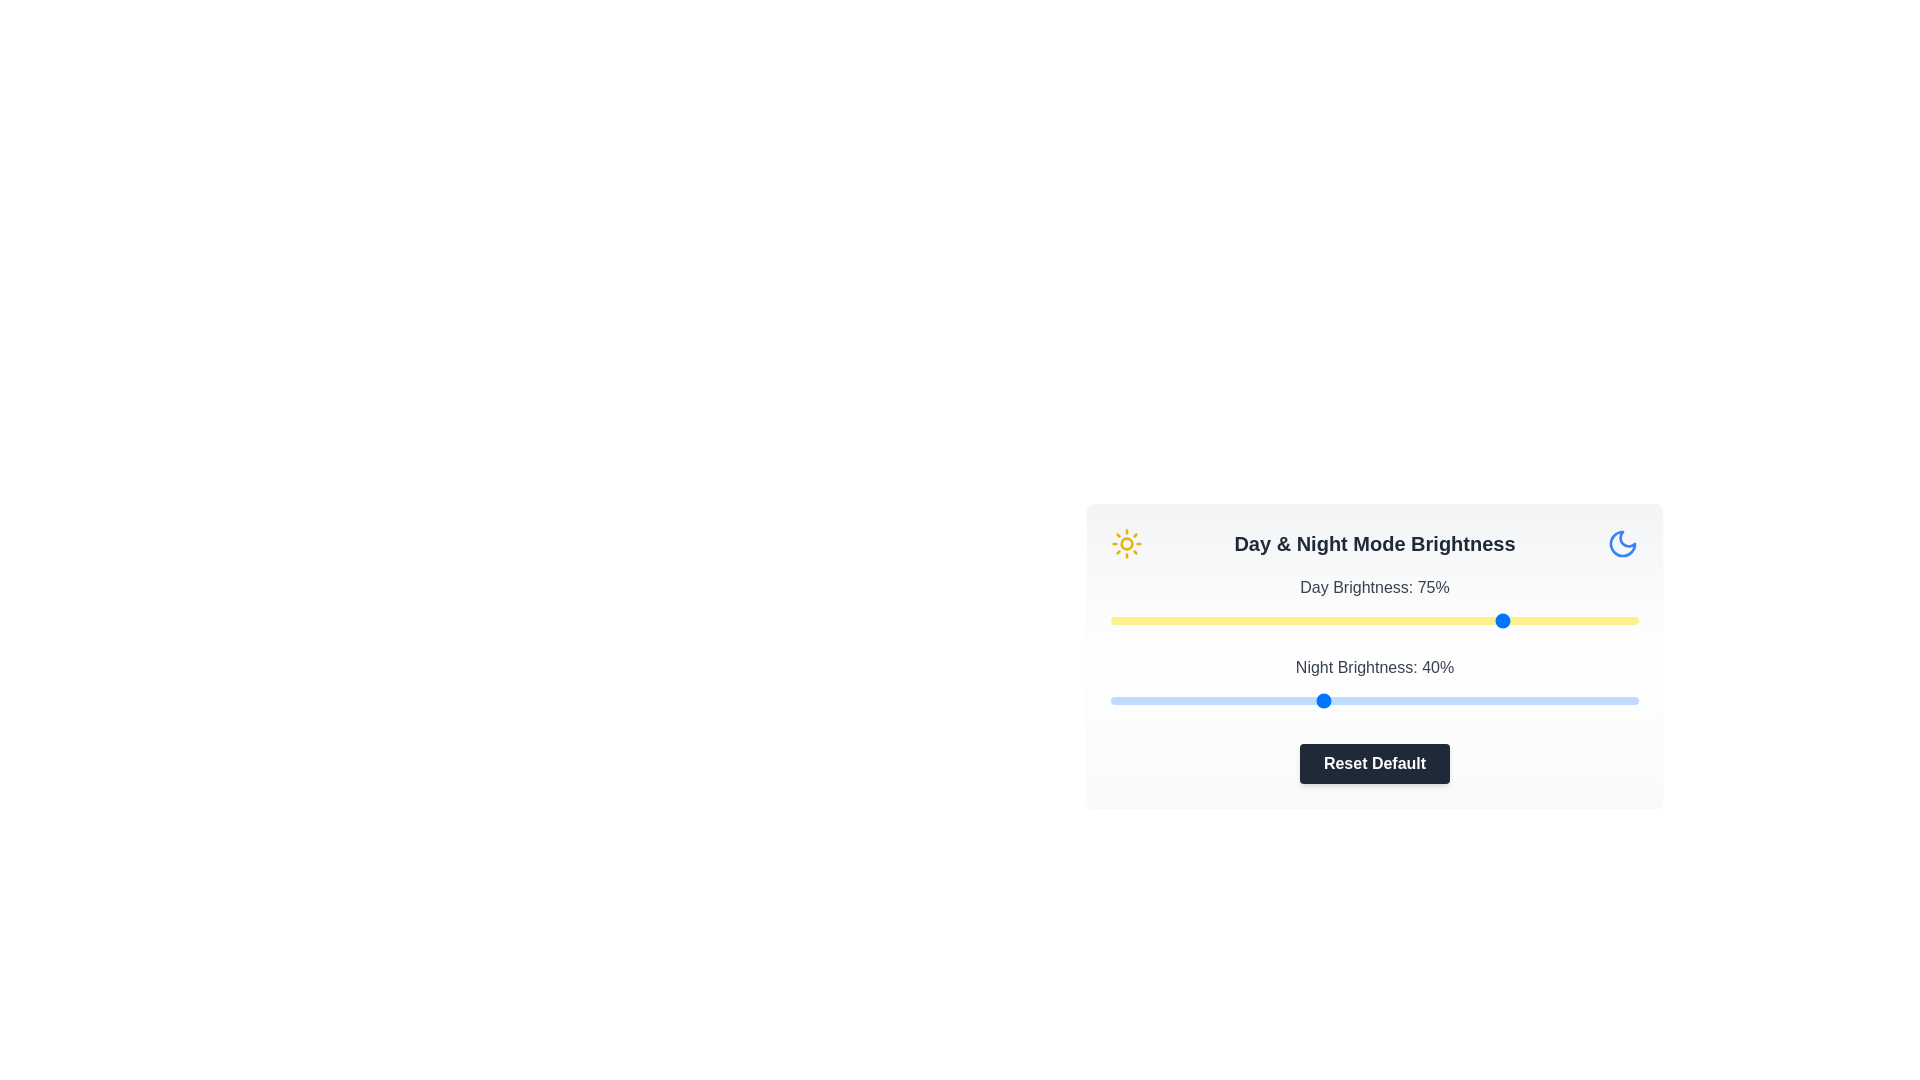 The height and width of the screenshot is (1080, 1920). What do you see at coordinates (1179, 620) in the screenshot?
I see `the day brightness slider to 13%` at bounding box center [1179, 620].